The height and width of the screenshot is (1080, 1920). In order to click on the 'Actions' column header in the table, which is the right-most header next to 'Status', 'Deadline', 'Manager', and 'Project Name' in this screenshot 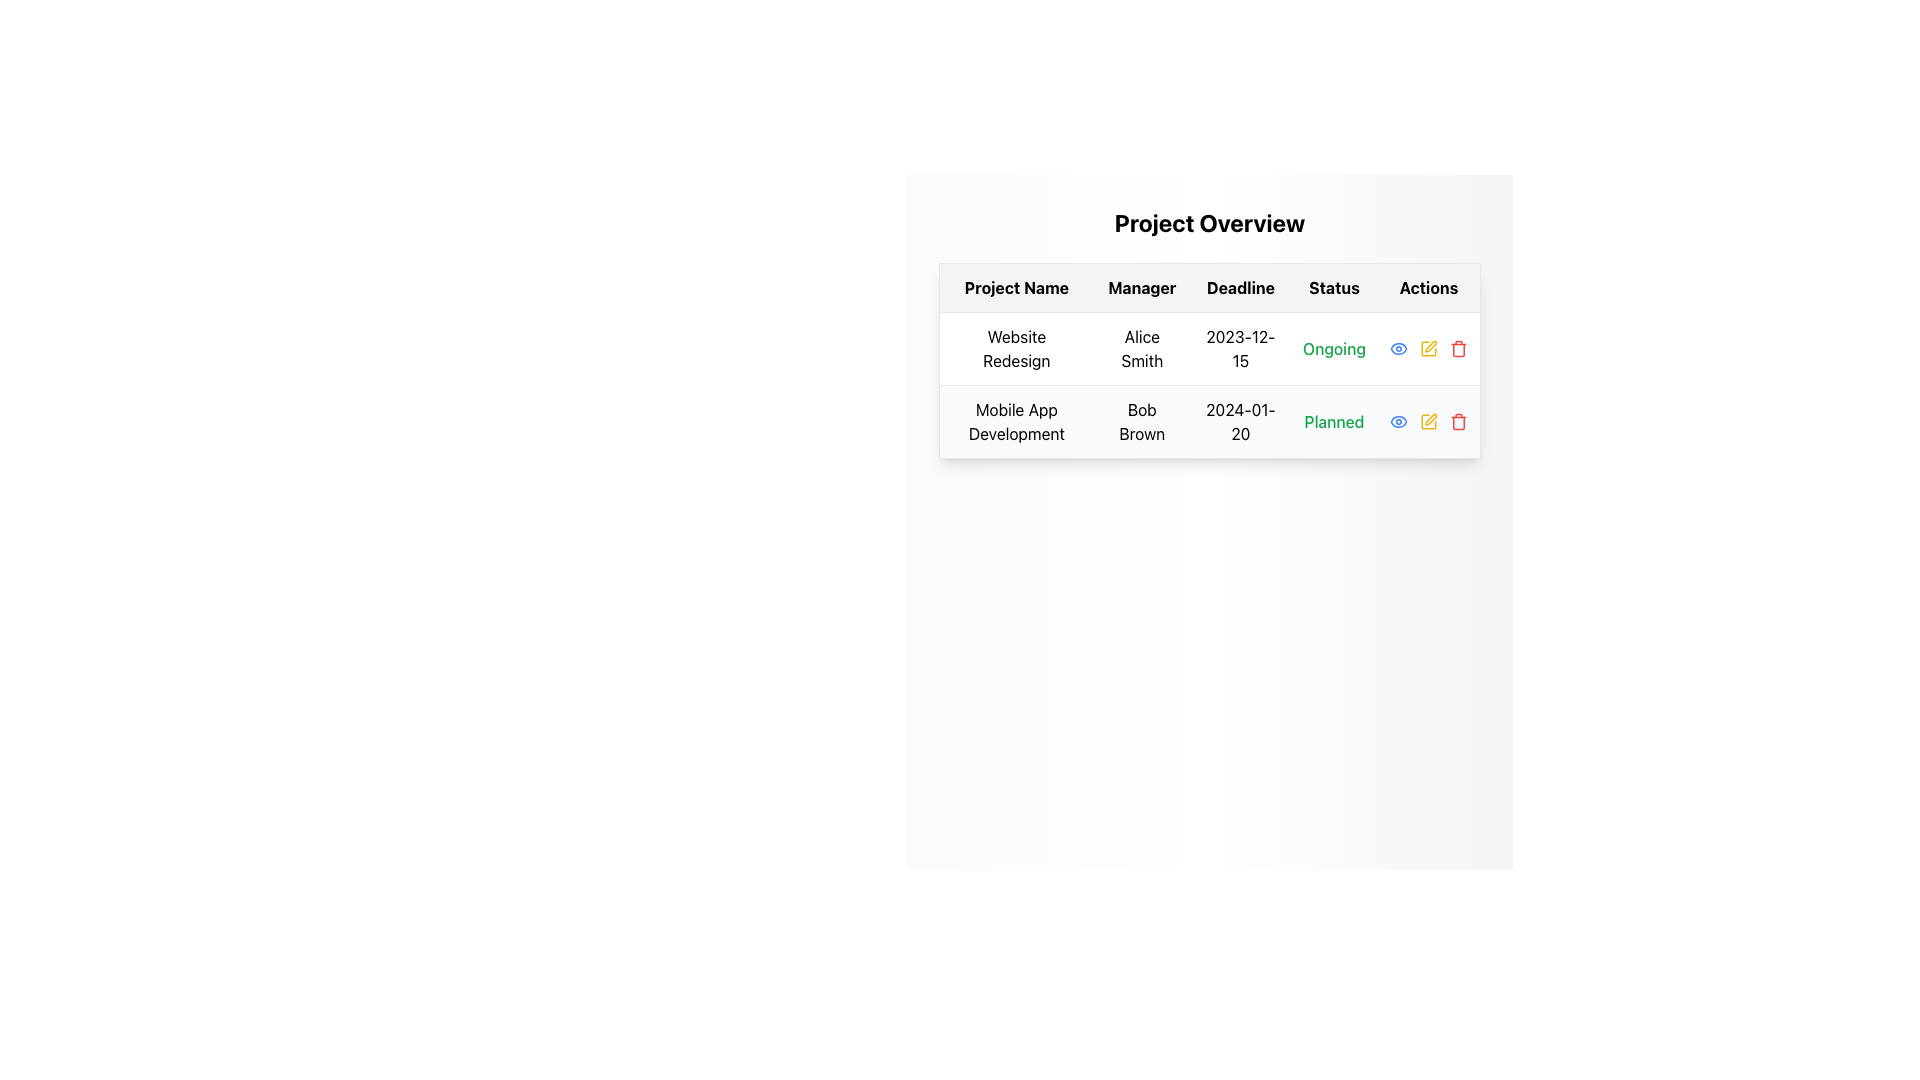, I will do `click(1428, 288)`.